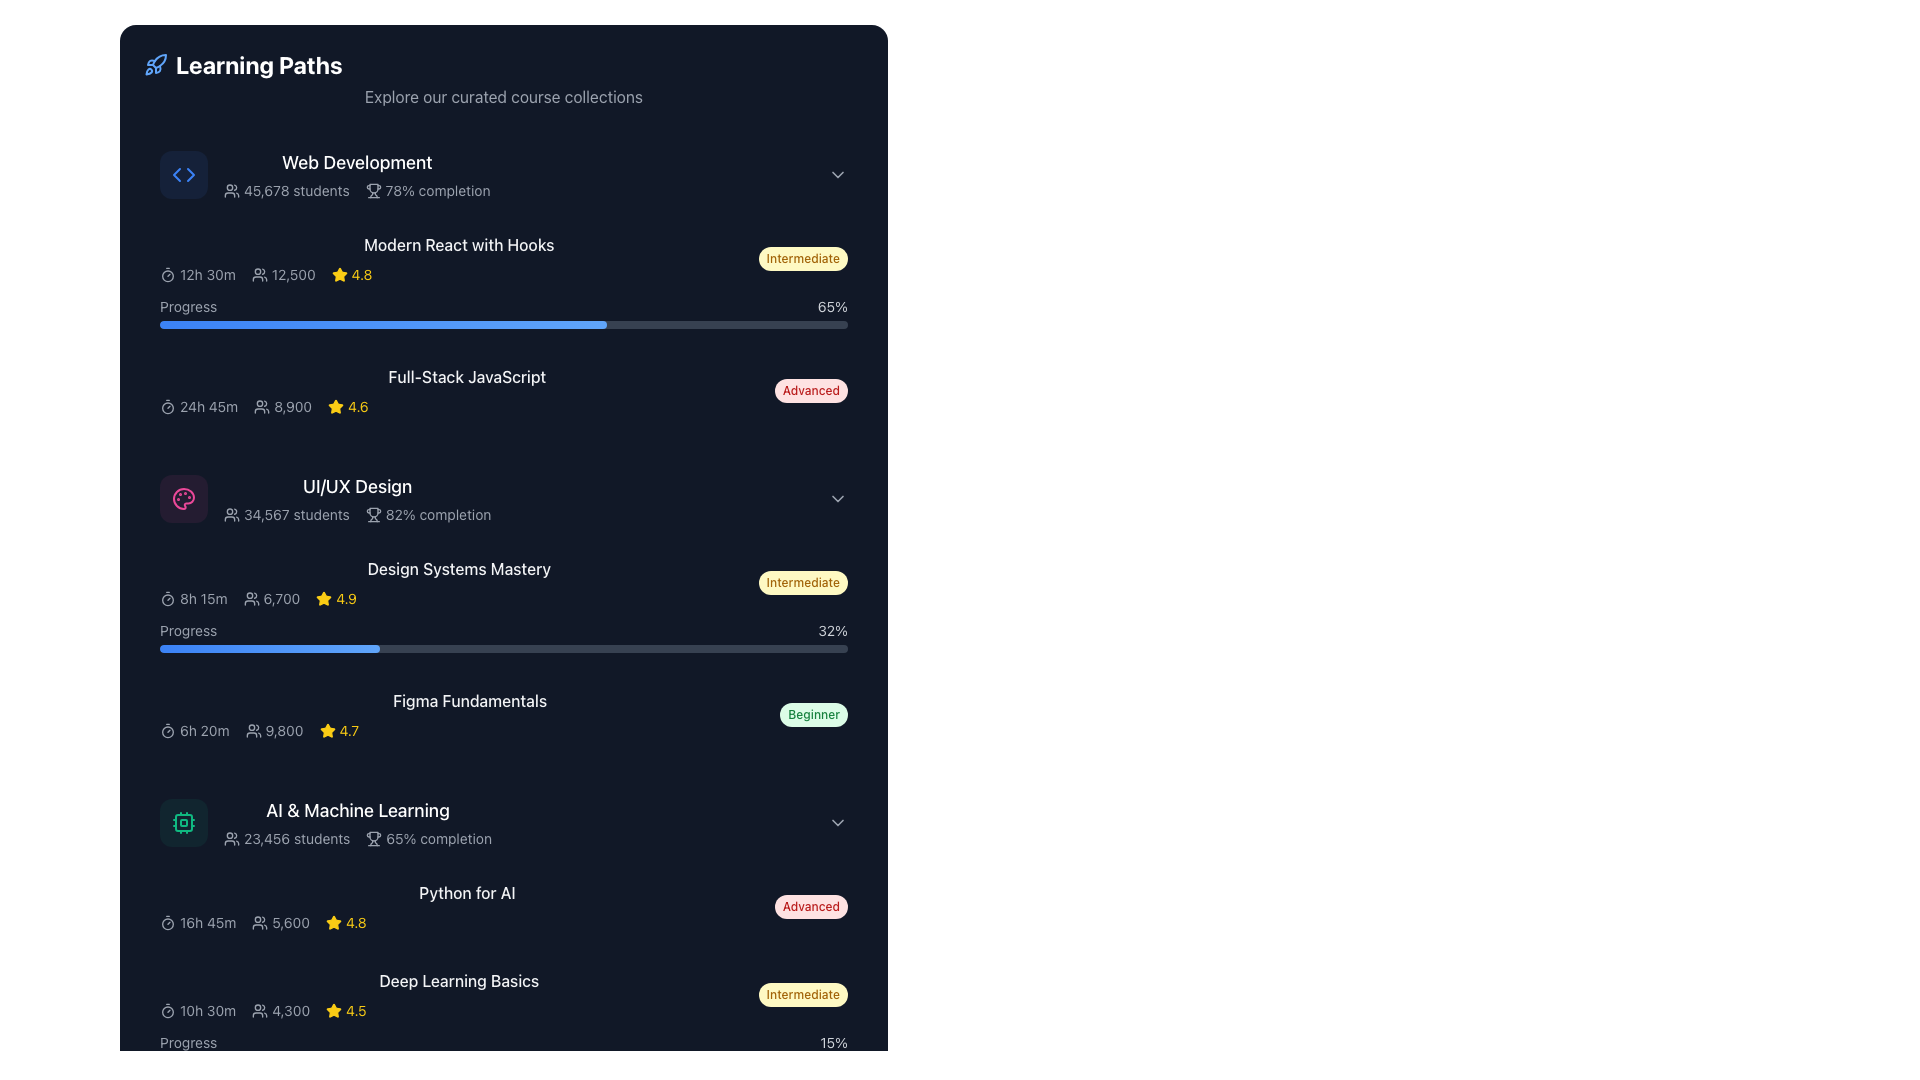 This screenshot has height=1080, width=1920. What do you see at coordinates (838, 173) in the screenshot?
I see `the chevron icon that allows expanding or collapsing the 'Web Development' section` at bounding box center [838, 173].